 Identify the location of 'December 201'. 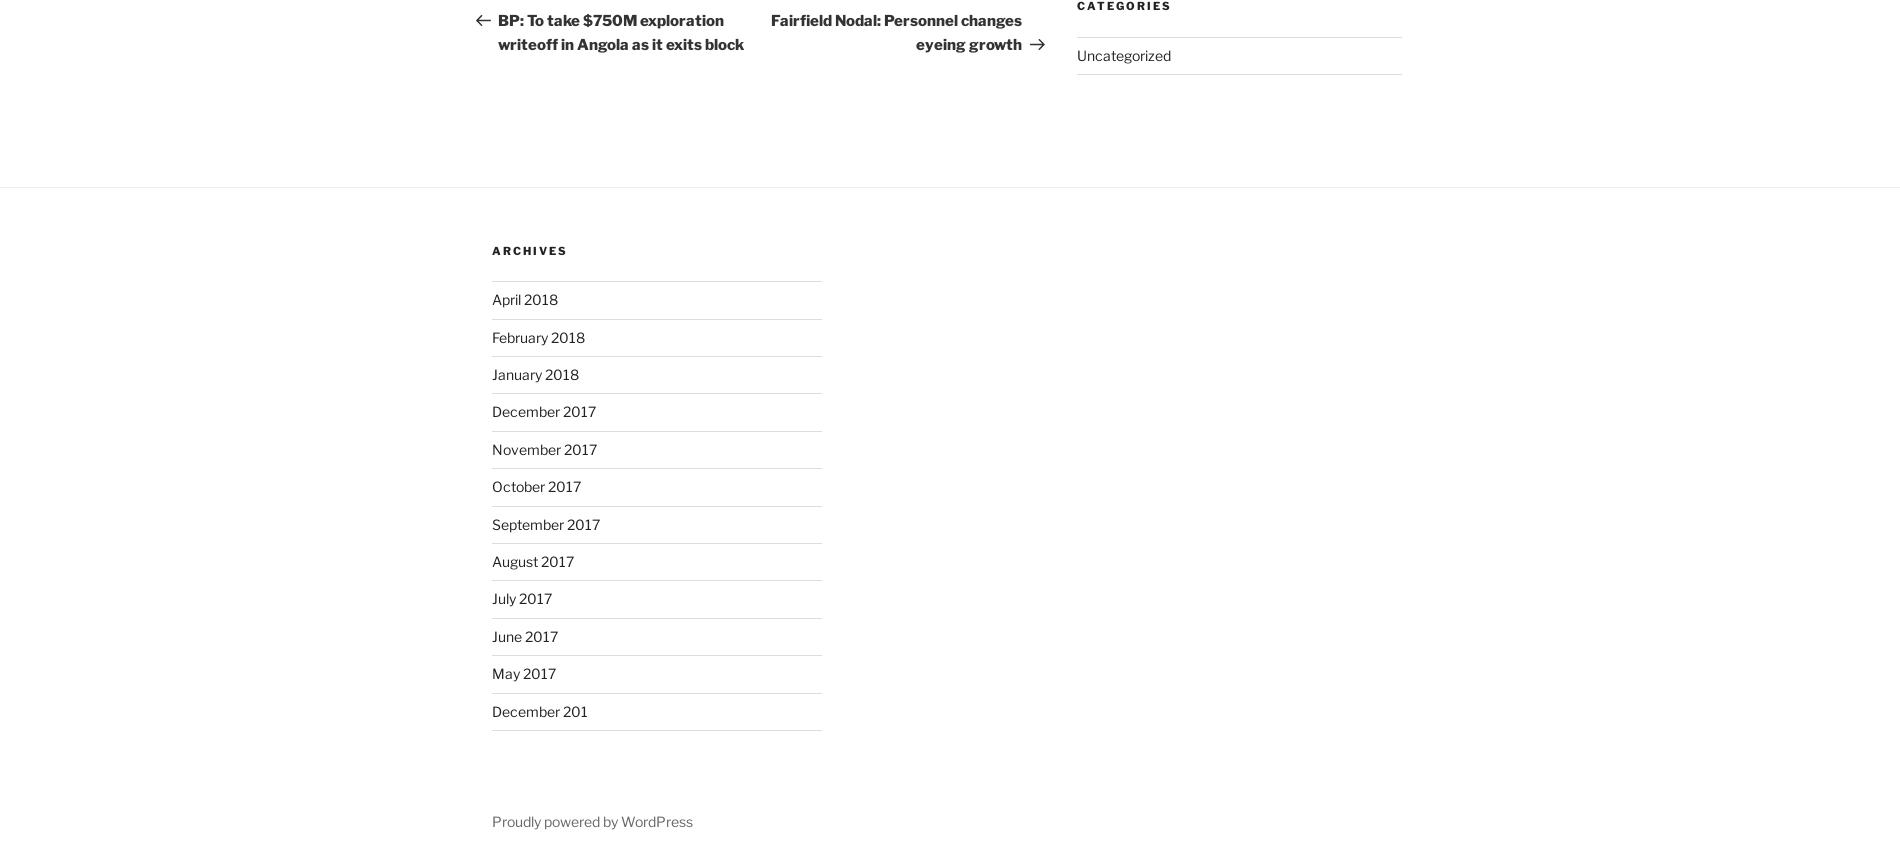
(539, 710).